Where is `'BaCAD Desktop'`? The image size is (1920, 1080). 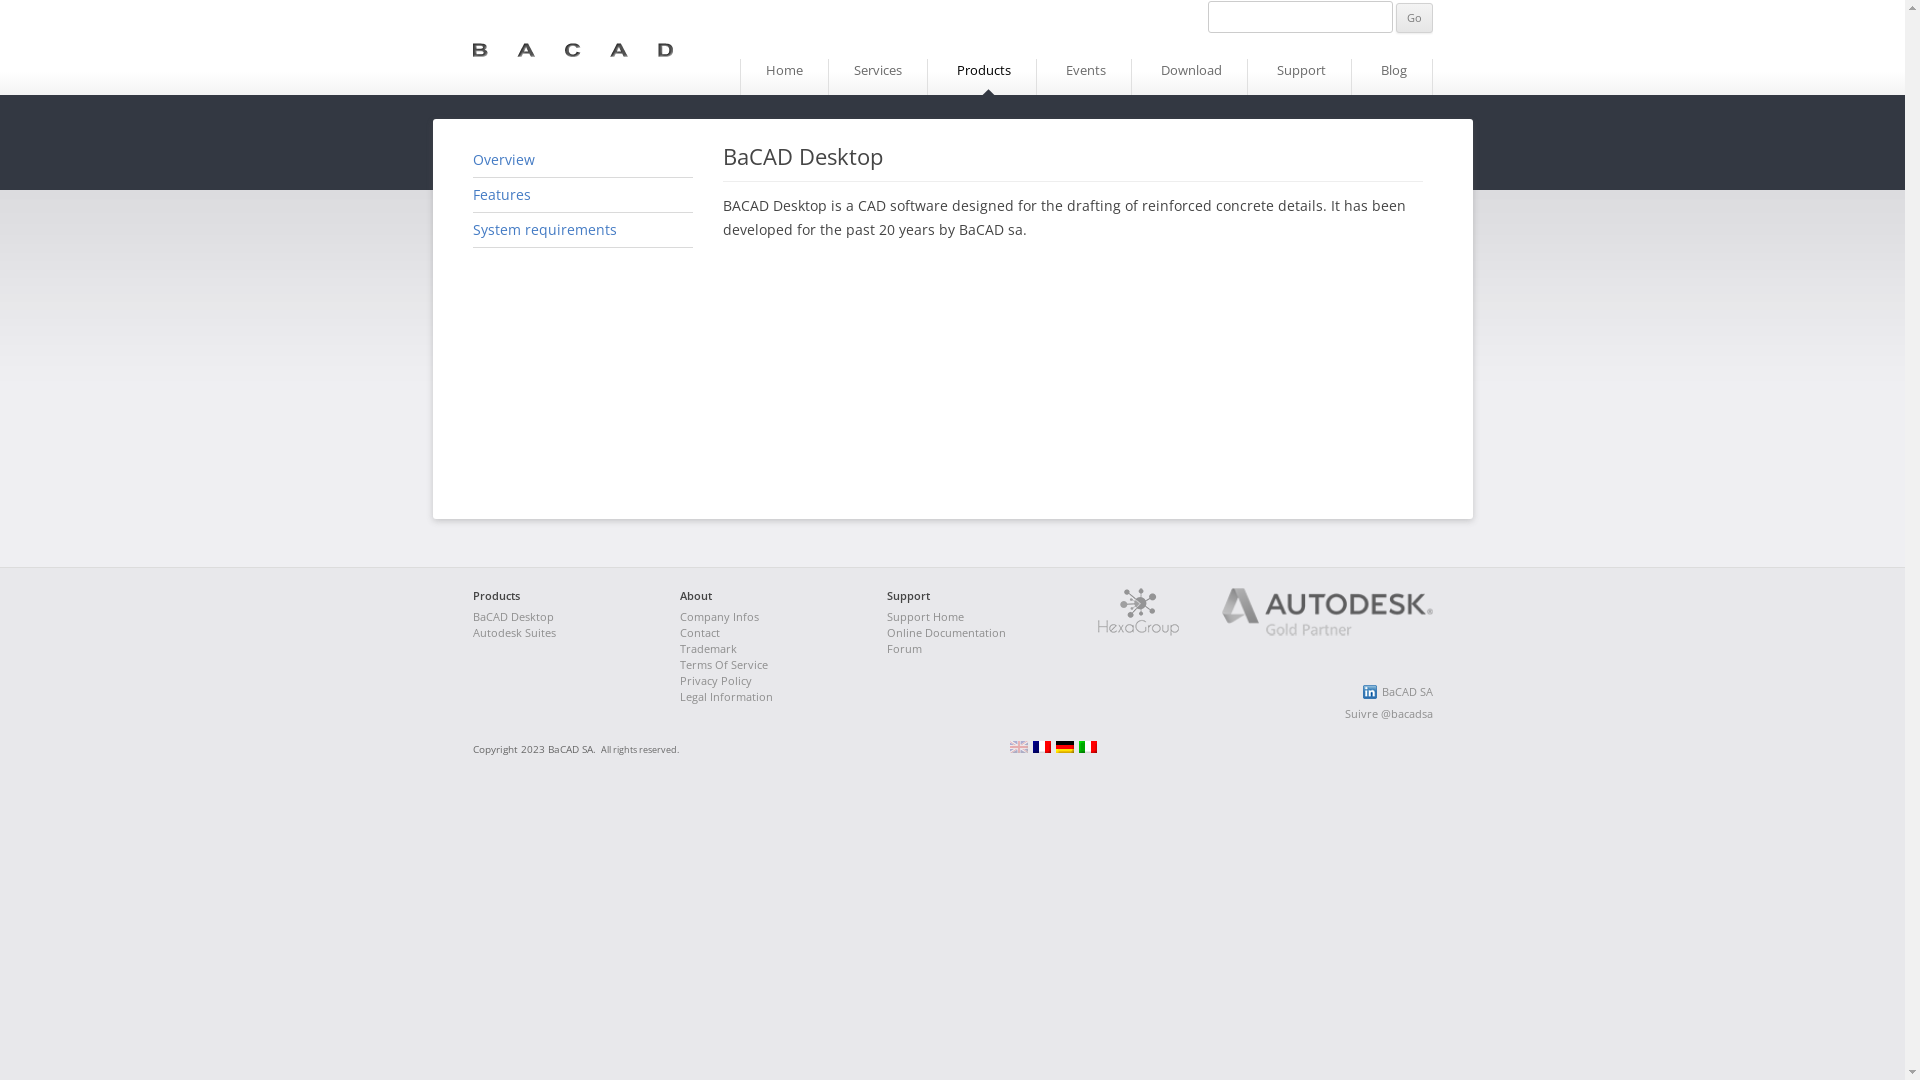 'BaCAD Desktop' is located at coordinates (512, 615).